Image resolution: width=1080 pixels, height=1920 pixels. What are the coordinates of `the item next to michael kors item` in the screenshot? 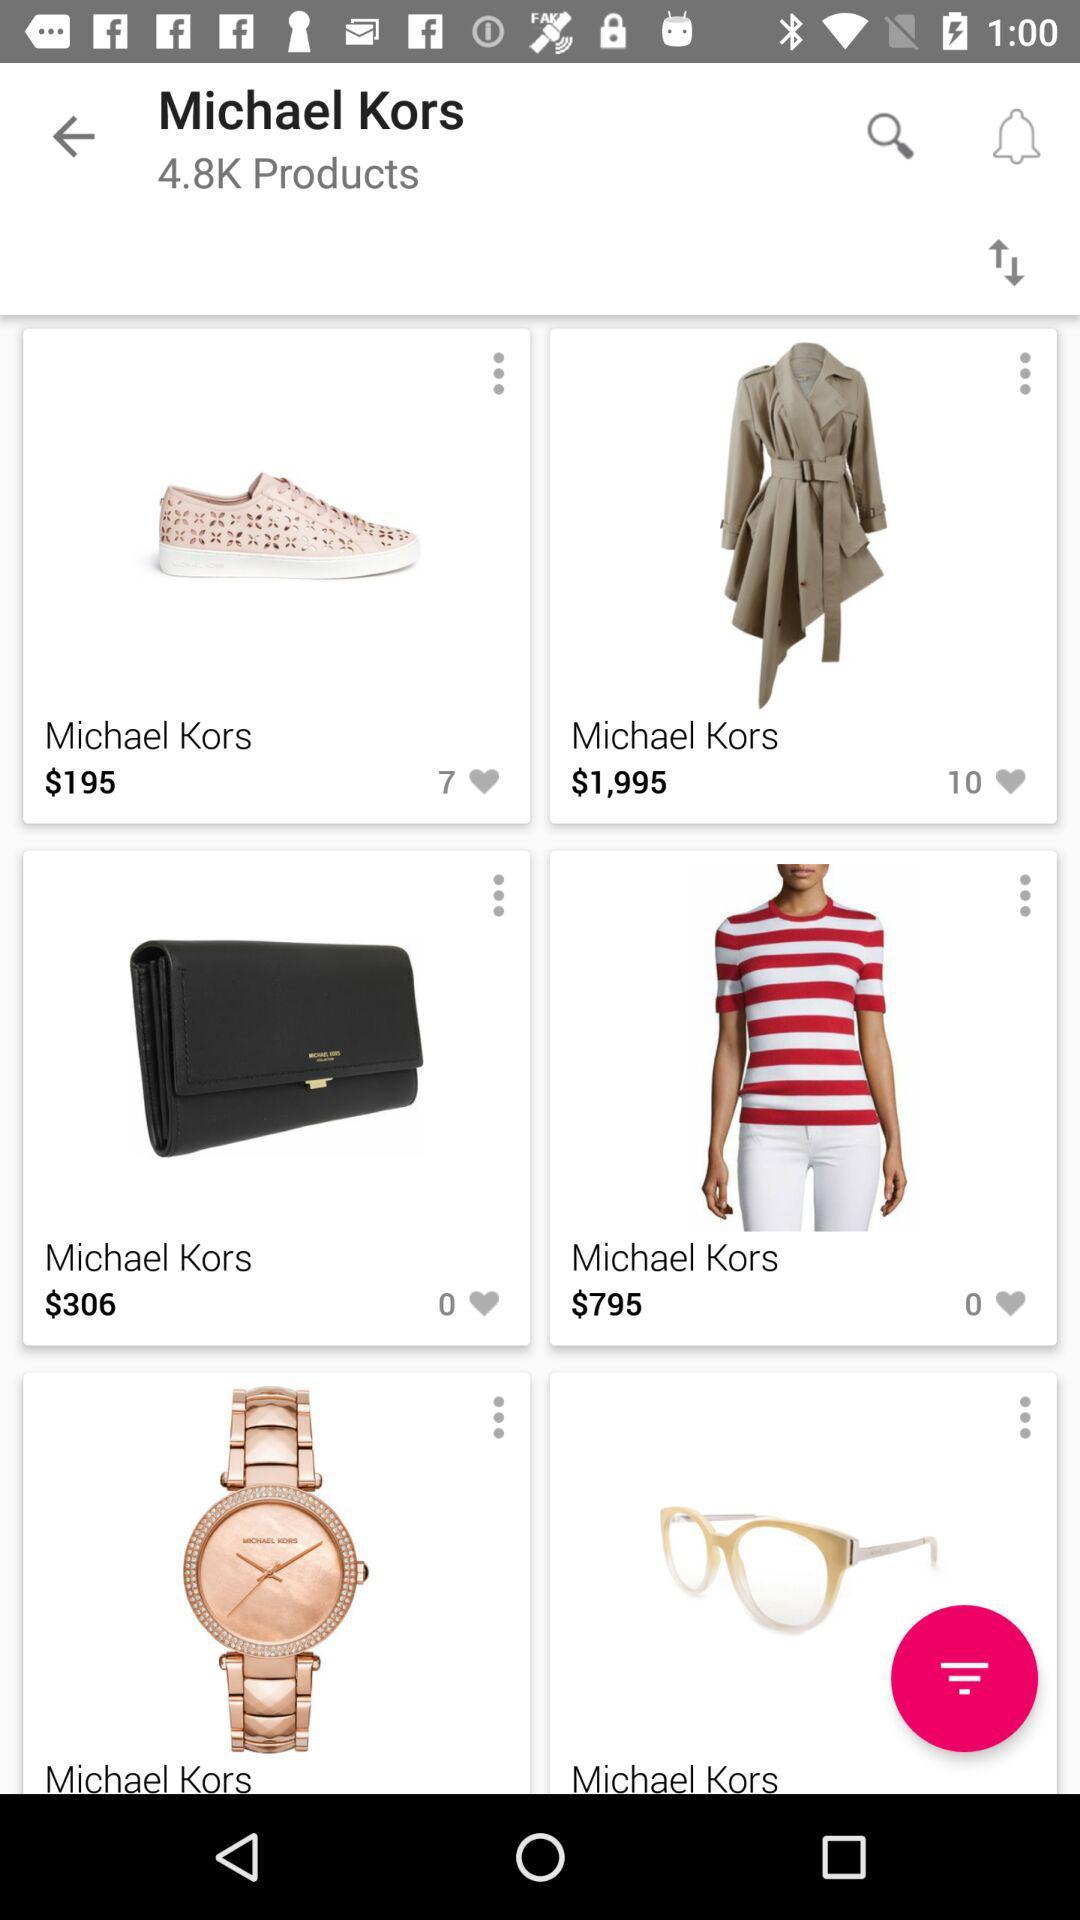 It's located at (72, 135).